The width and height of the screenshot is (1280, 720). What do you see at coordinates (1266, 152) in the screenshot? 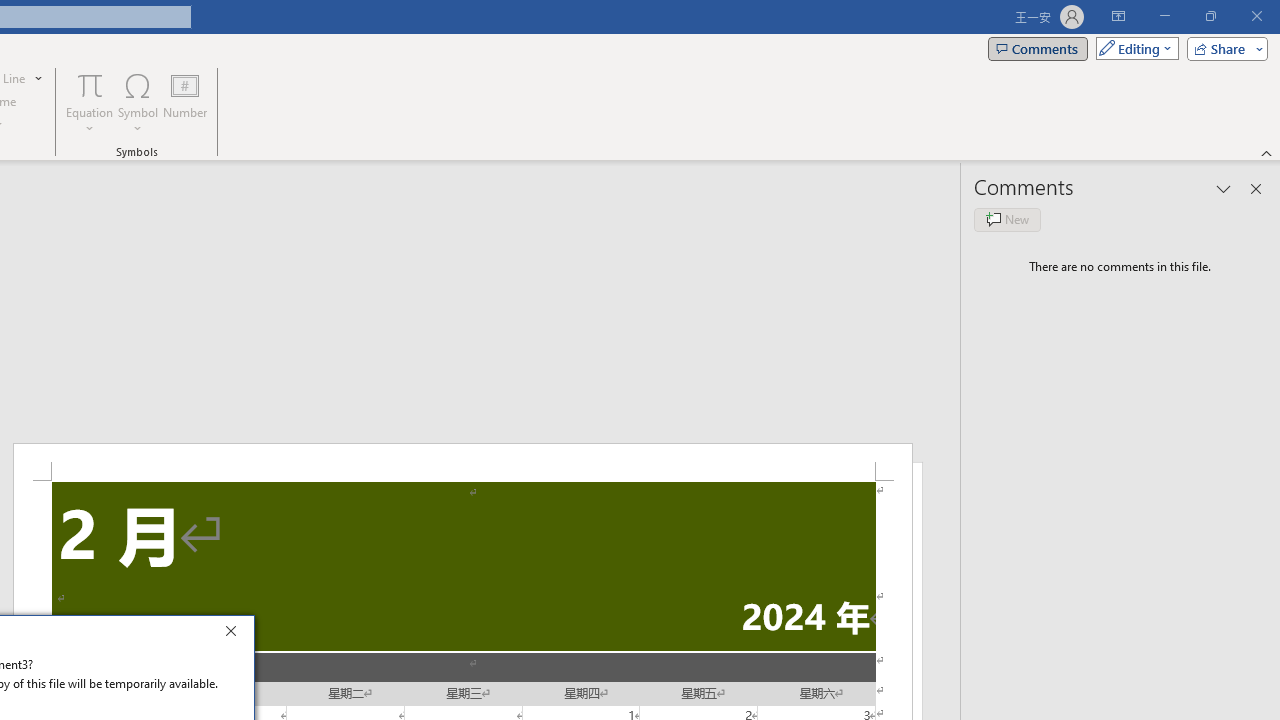
I see `'Collapse the Ribbon'` at bounding box center [1266, 152].